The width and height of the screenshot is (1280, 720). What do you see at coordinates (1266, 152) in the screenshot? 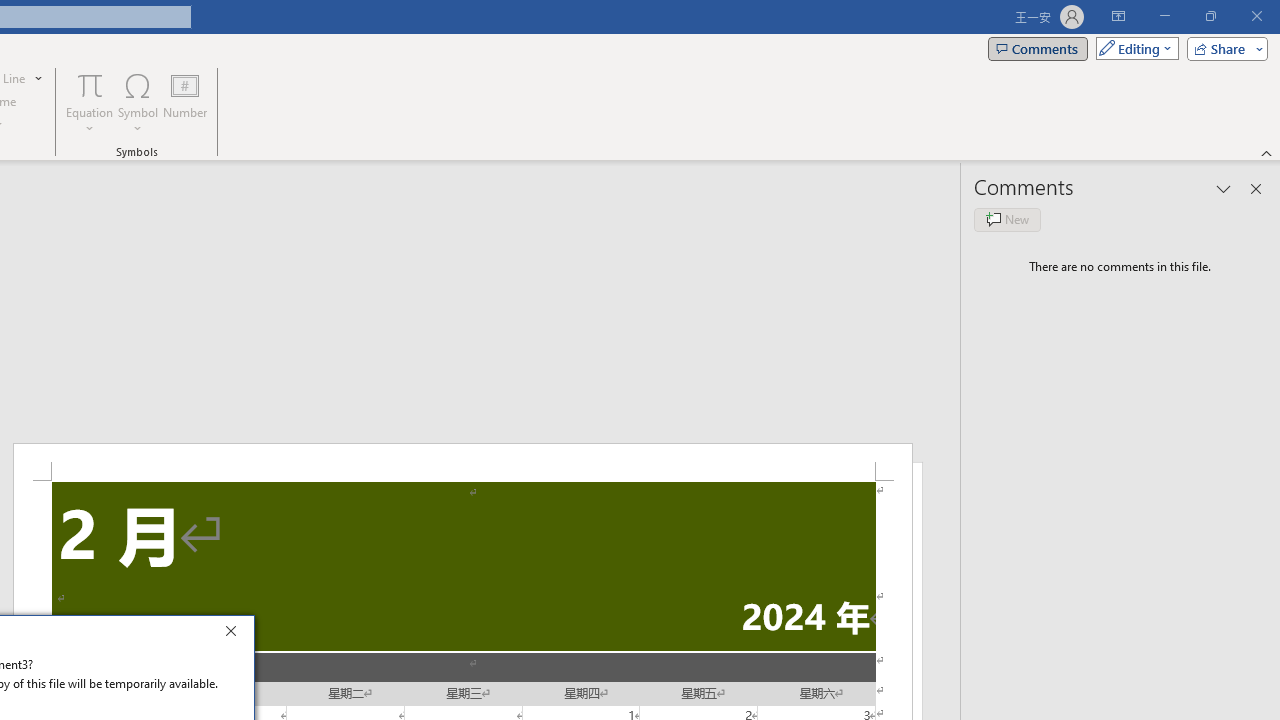
I see `'Collapse the Ribbon'` at bounding box center [1266, 152].